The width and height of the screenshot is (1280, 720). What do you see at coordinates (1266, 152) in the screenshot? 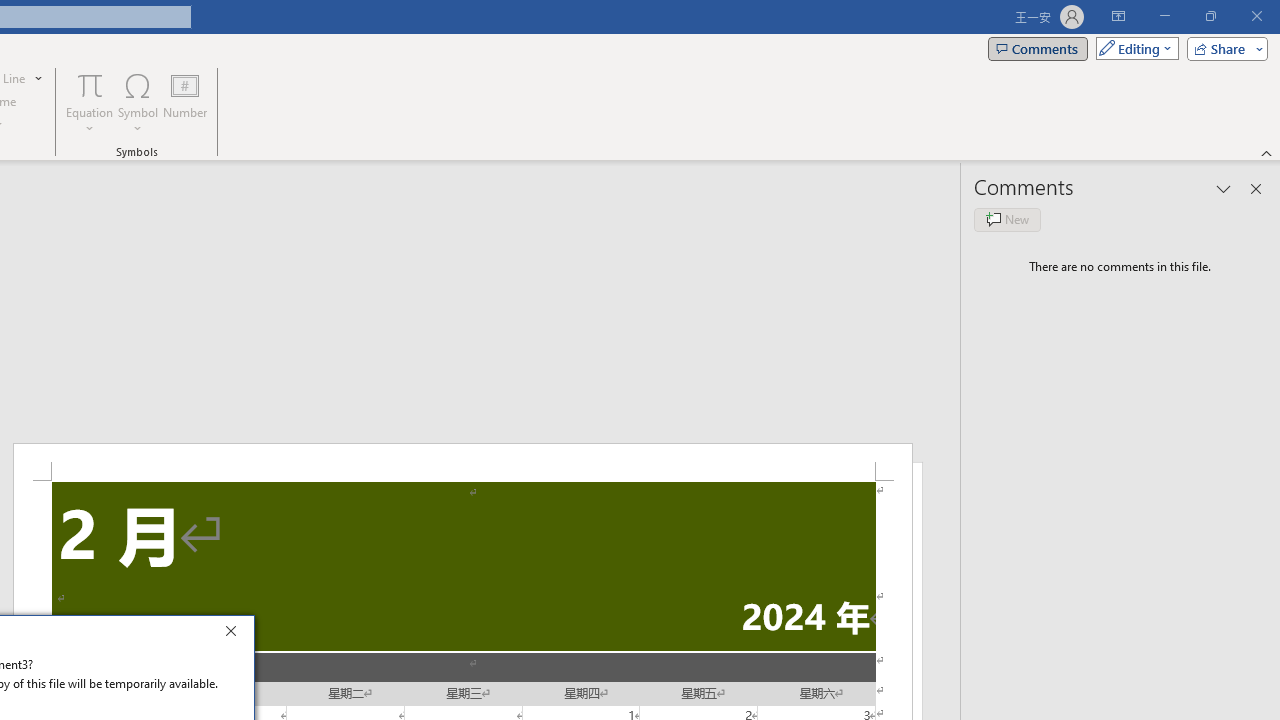
I see `'Collapse the Ribbon'` at bounding box center [1266, 152].